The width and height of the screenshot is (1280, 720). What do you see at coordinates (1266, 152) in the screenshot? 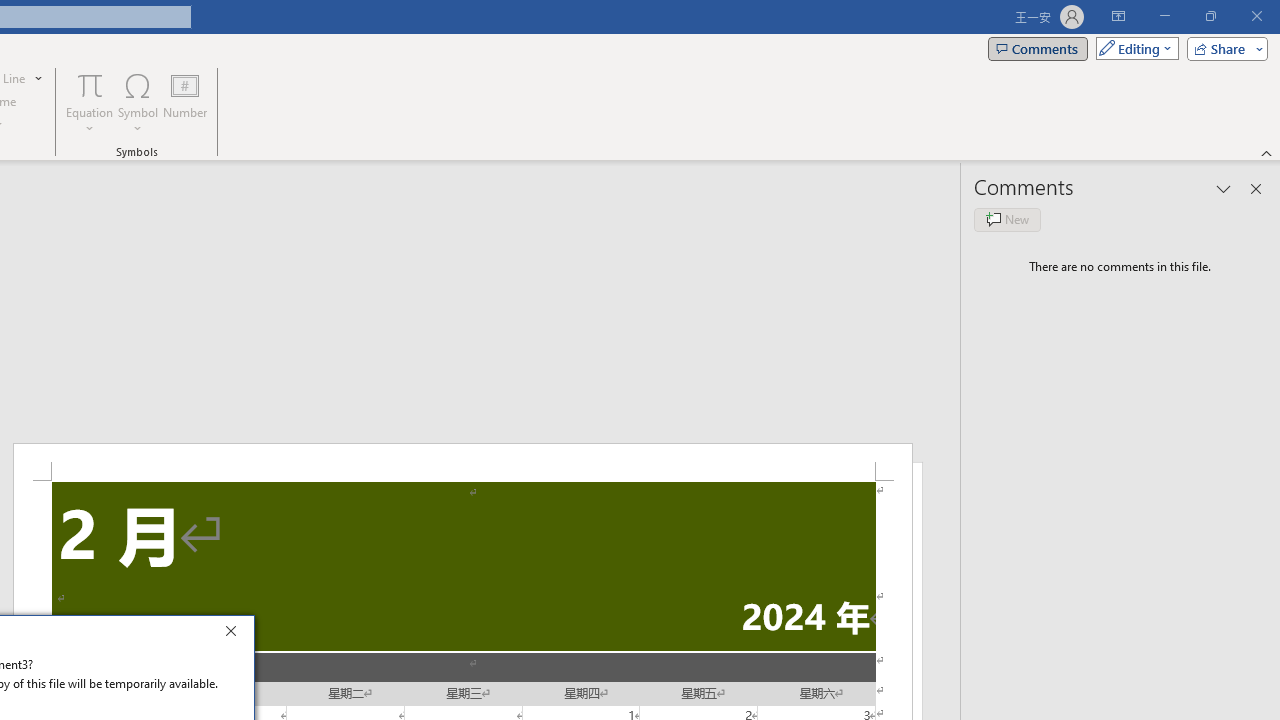
I see `'Collapse the Ribbon'` at bounding box center [1266, 152].